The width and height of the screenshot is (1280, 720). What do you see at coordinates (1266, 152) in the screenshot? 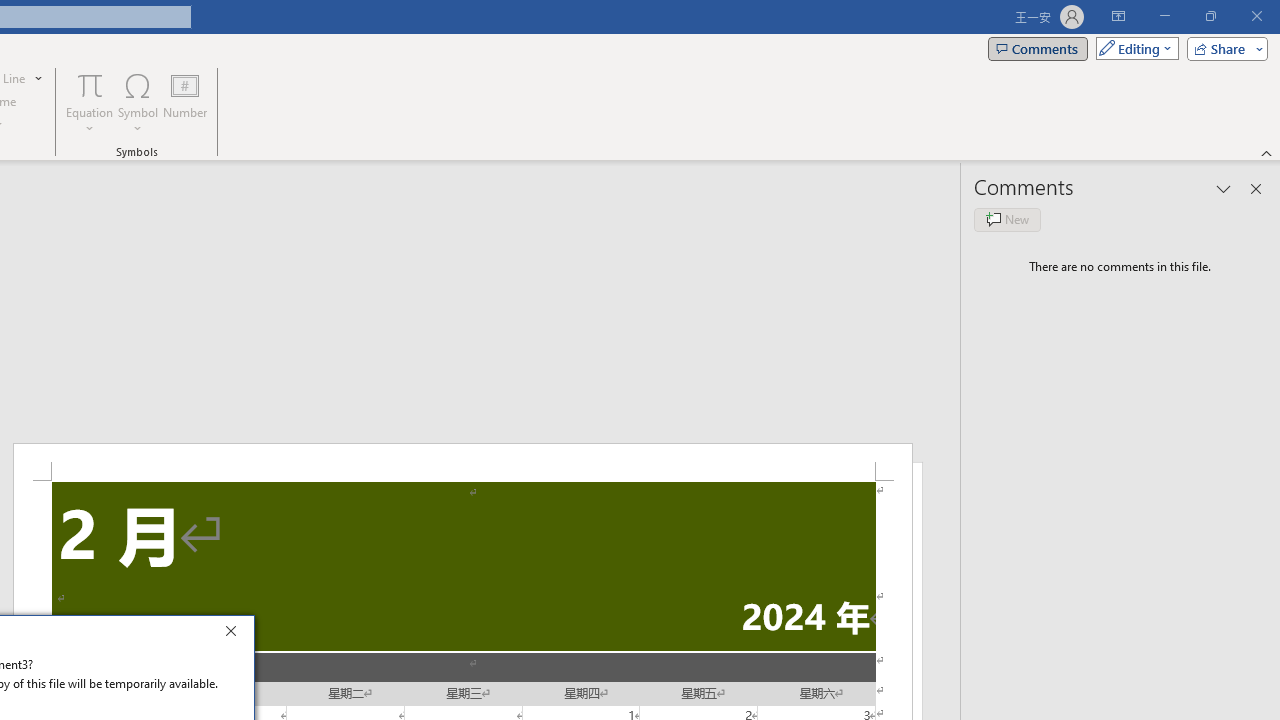
I see `'Collapse the Ribbon'` at bounding box center [1266, 152].